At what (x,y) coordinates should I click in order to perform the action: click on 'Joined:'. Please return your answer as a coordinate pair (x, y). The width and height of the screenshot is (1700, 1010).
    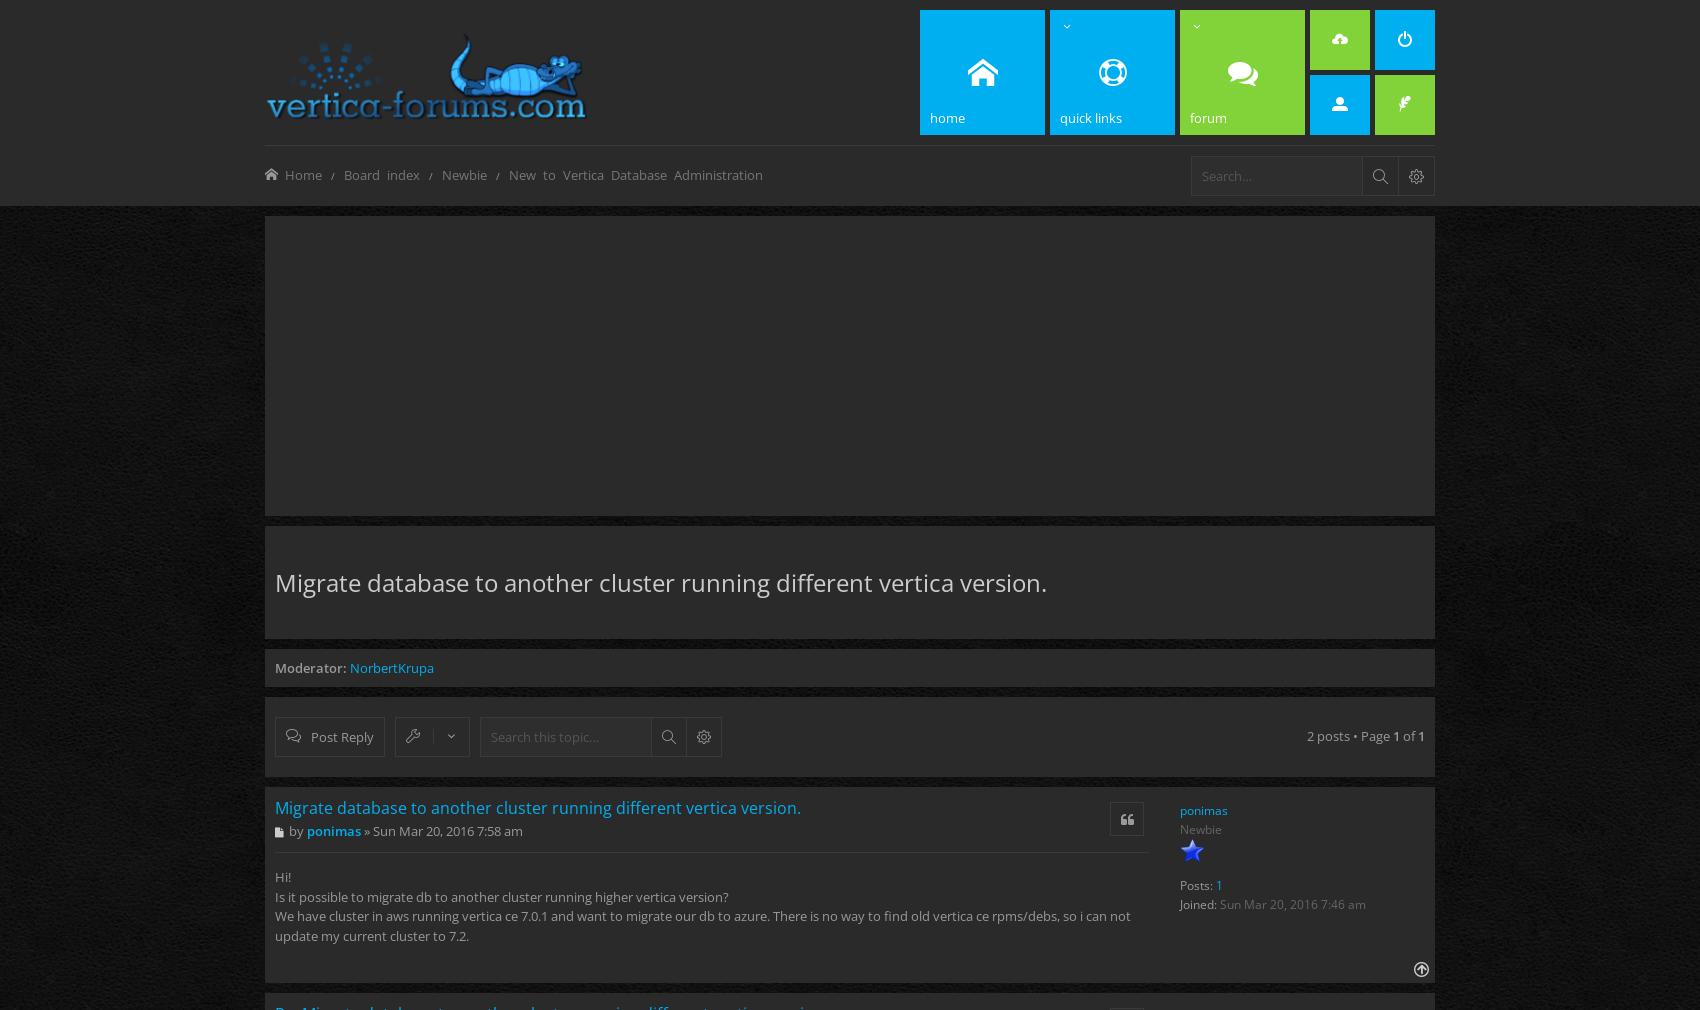
    Looking at the image, I should click on (1197, 904).